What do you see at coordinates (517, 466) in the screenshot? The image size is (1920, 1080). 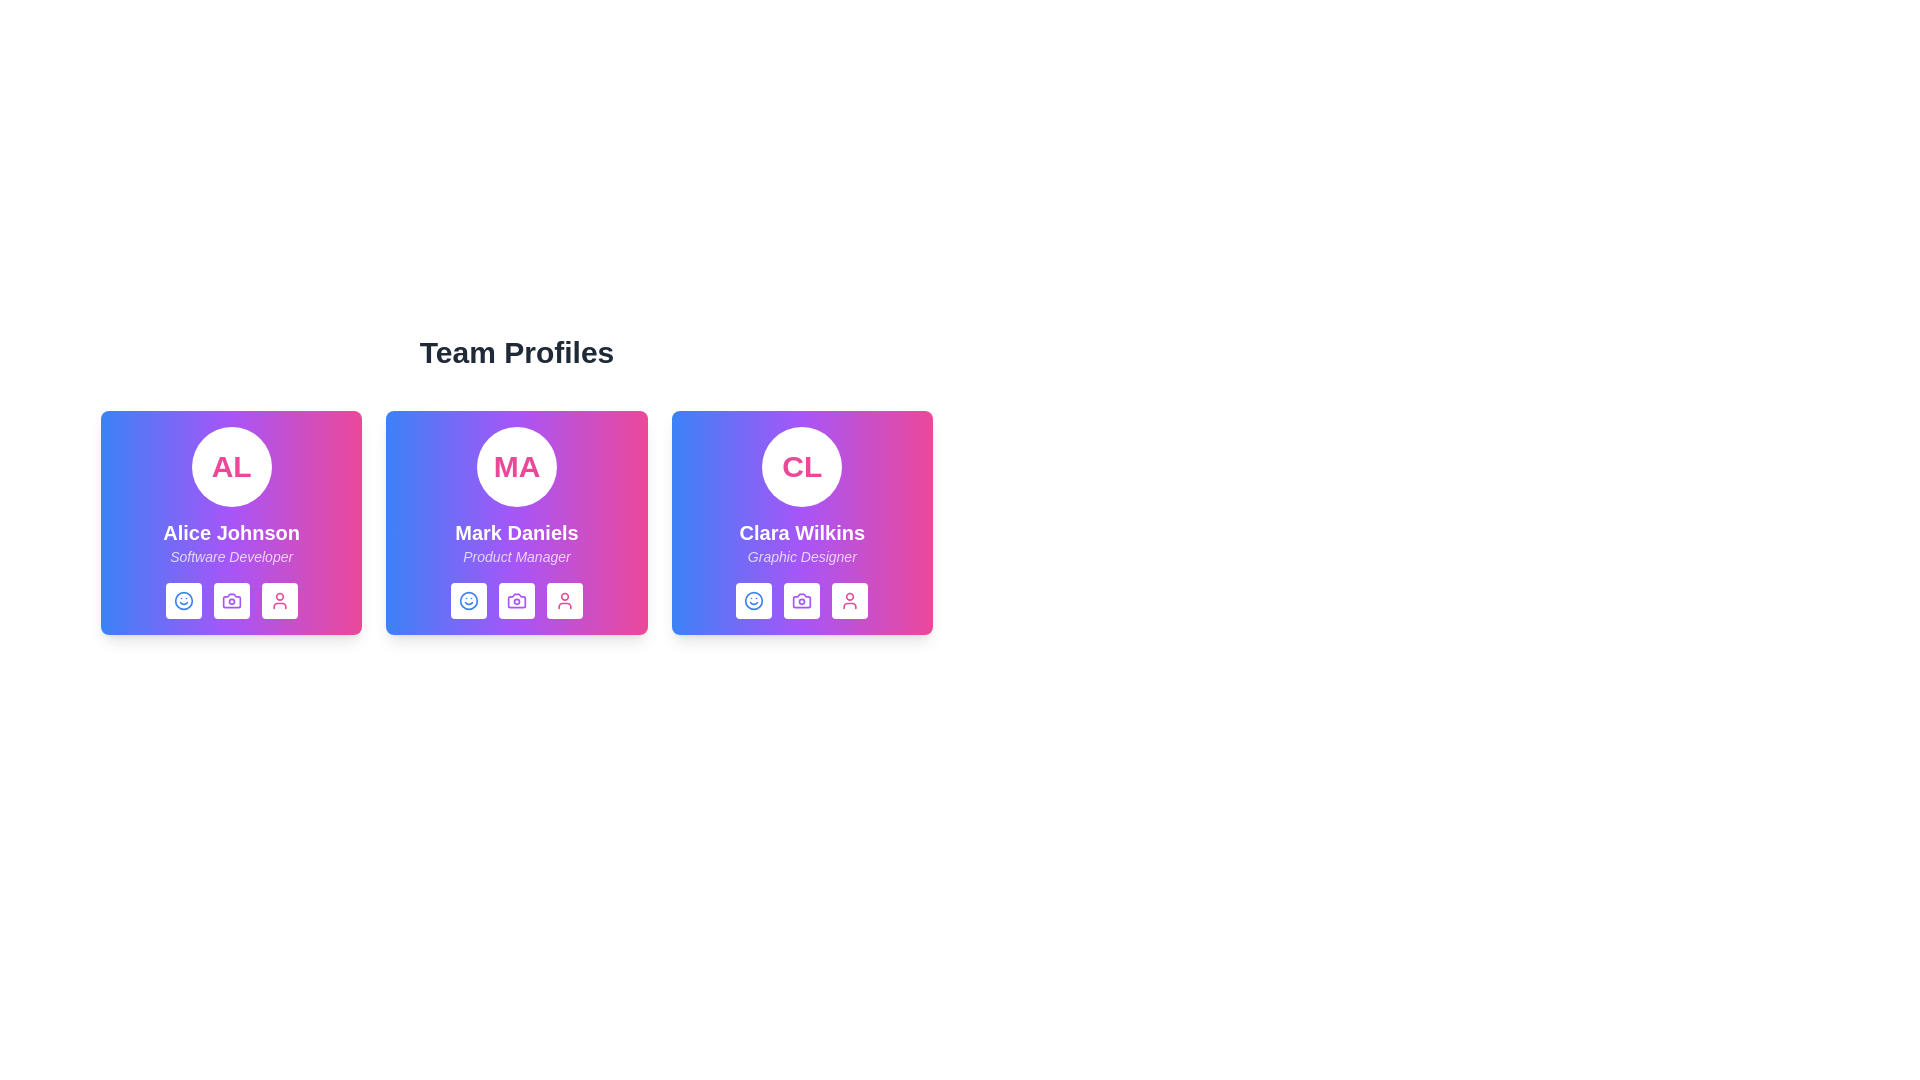 I see `the avatar for the profile of Mark Daniels, which displays his initials and is located at the top center of the profile card, above his name and role description` at bounding box center [517, 466].